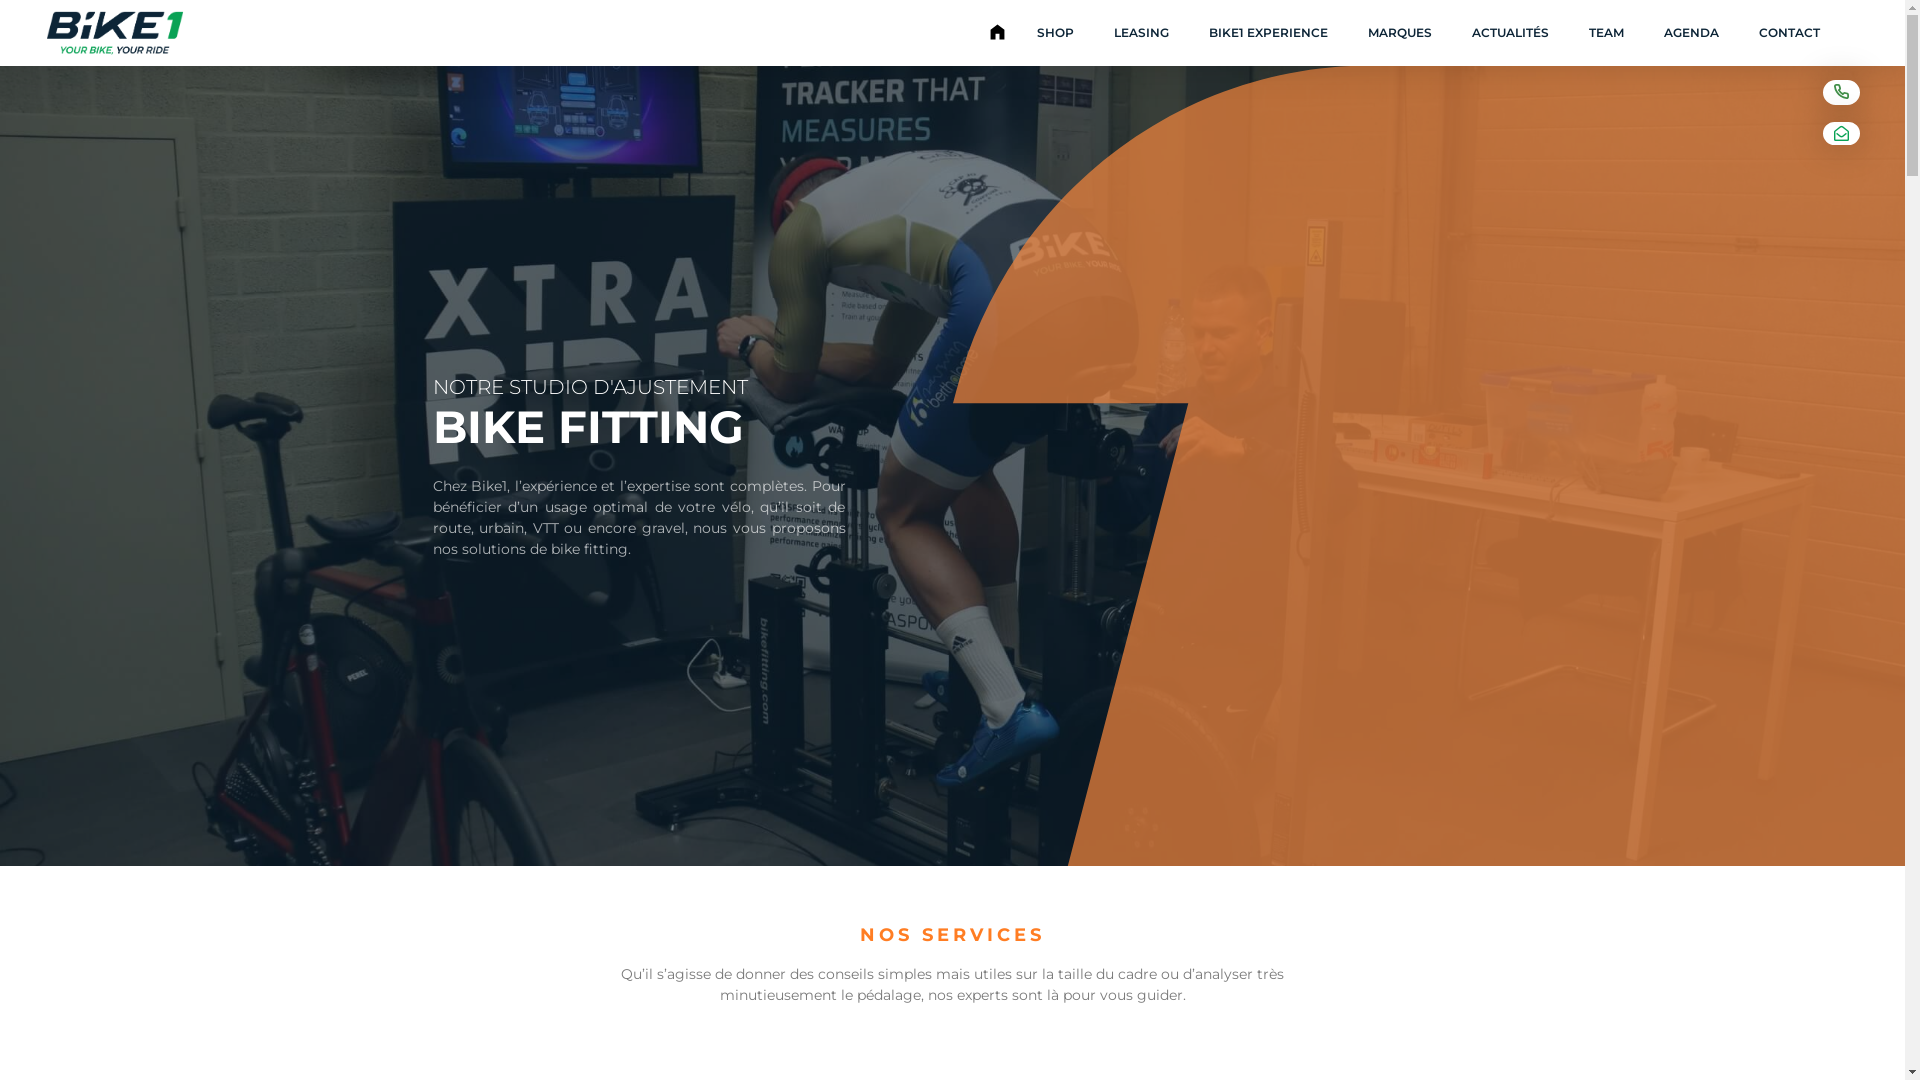  I want to click on 'SHOP', so click(1054, 33).